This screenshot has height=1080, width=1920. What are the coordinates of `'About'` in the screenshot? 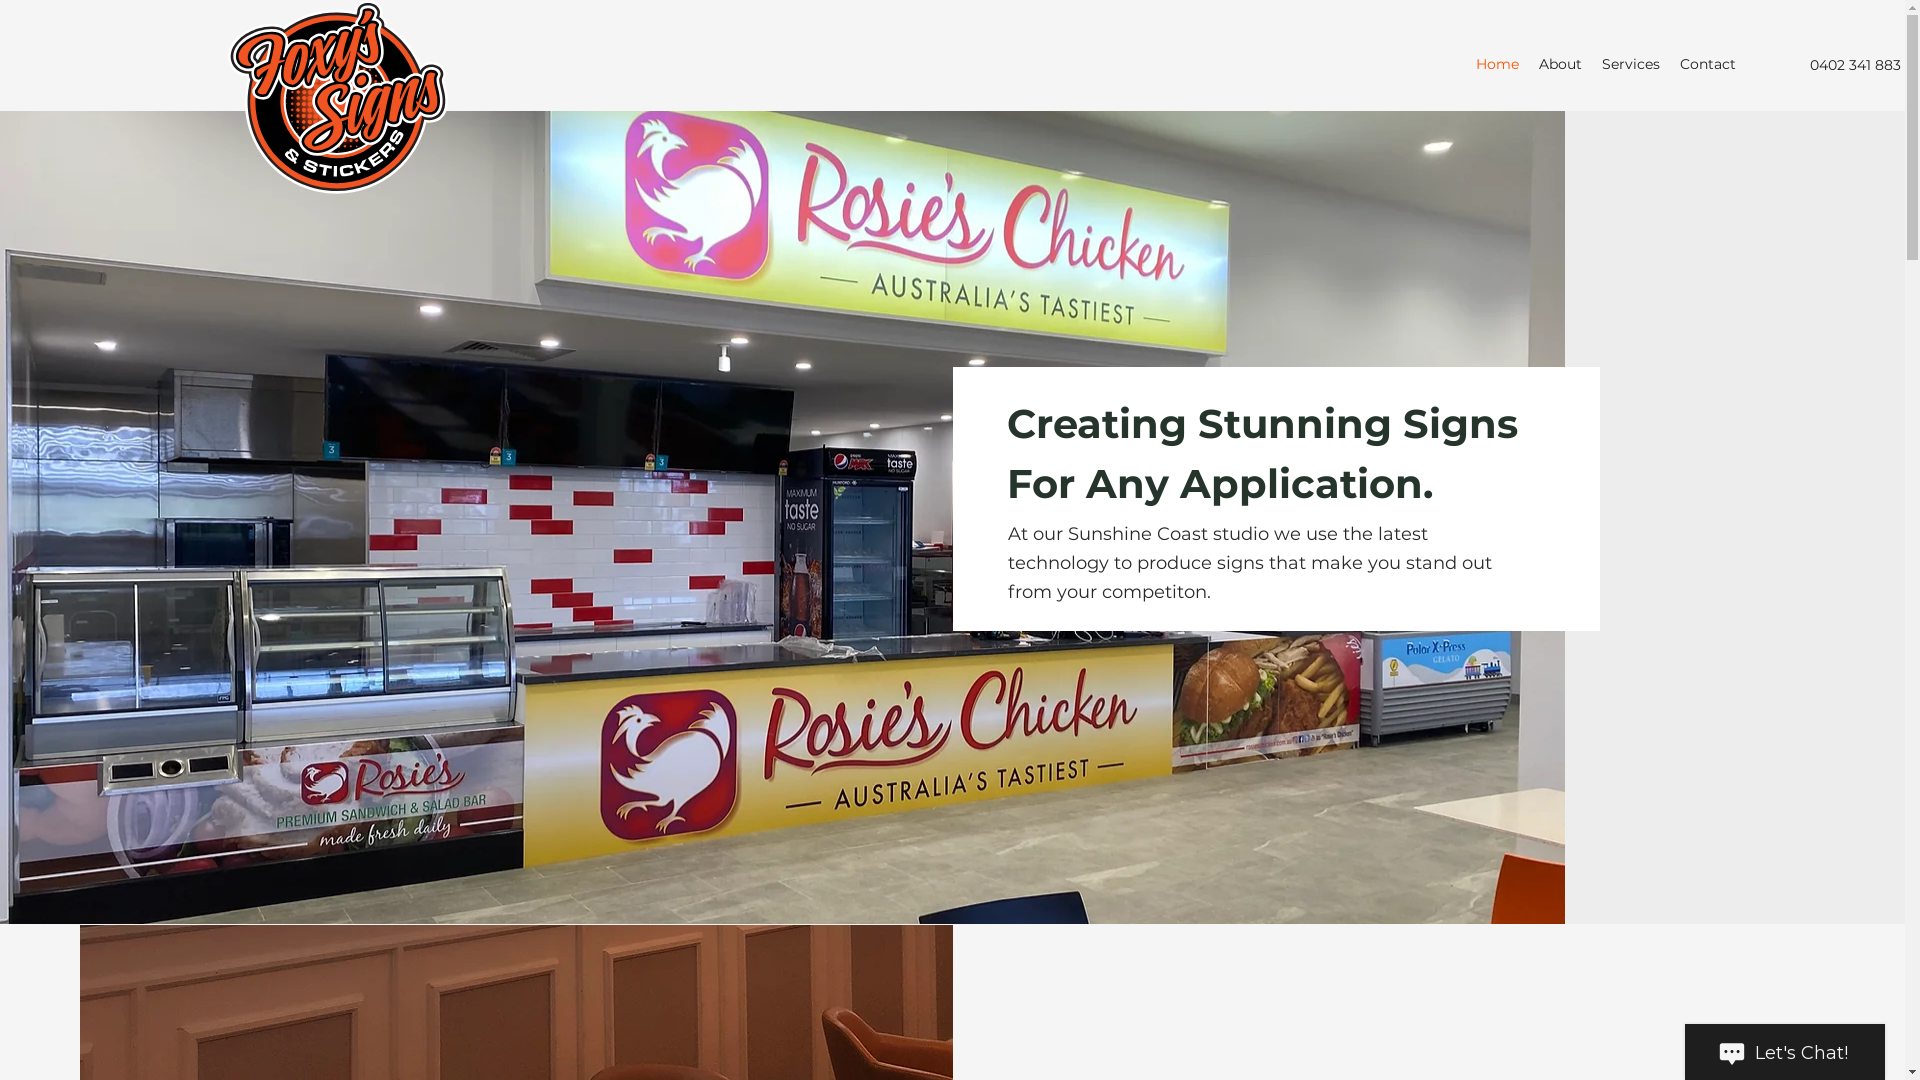 It's located at (1559, 63).